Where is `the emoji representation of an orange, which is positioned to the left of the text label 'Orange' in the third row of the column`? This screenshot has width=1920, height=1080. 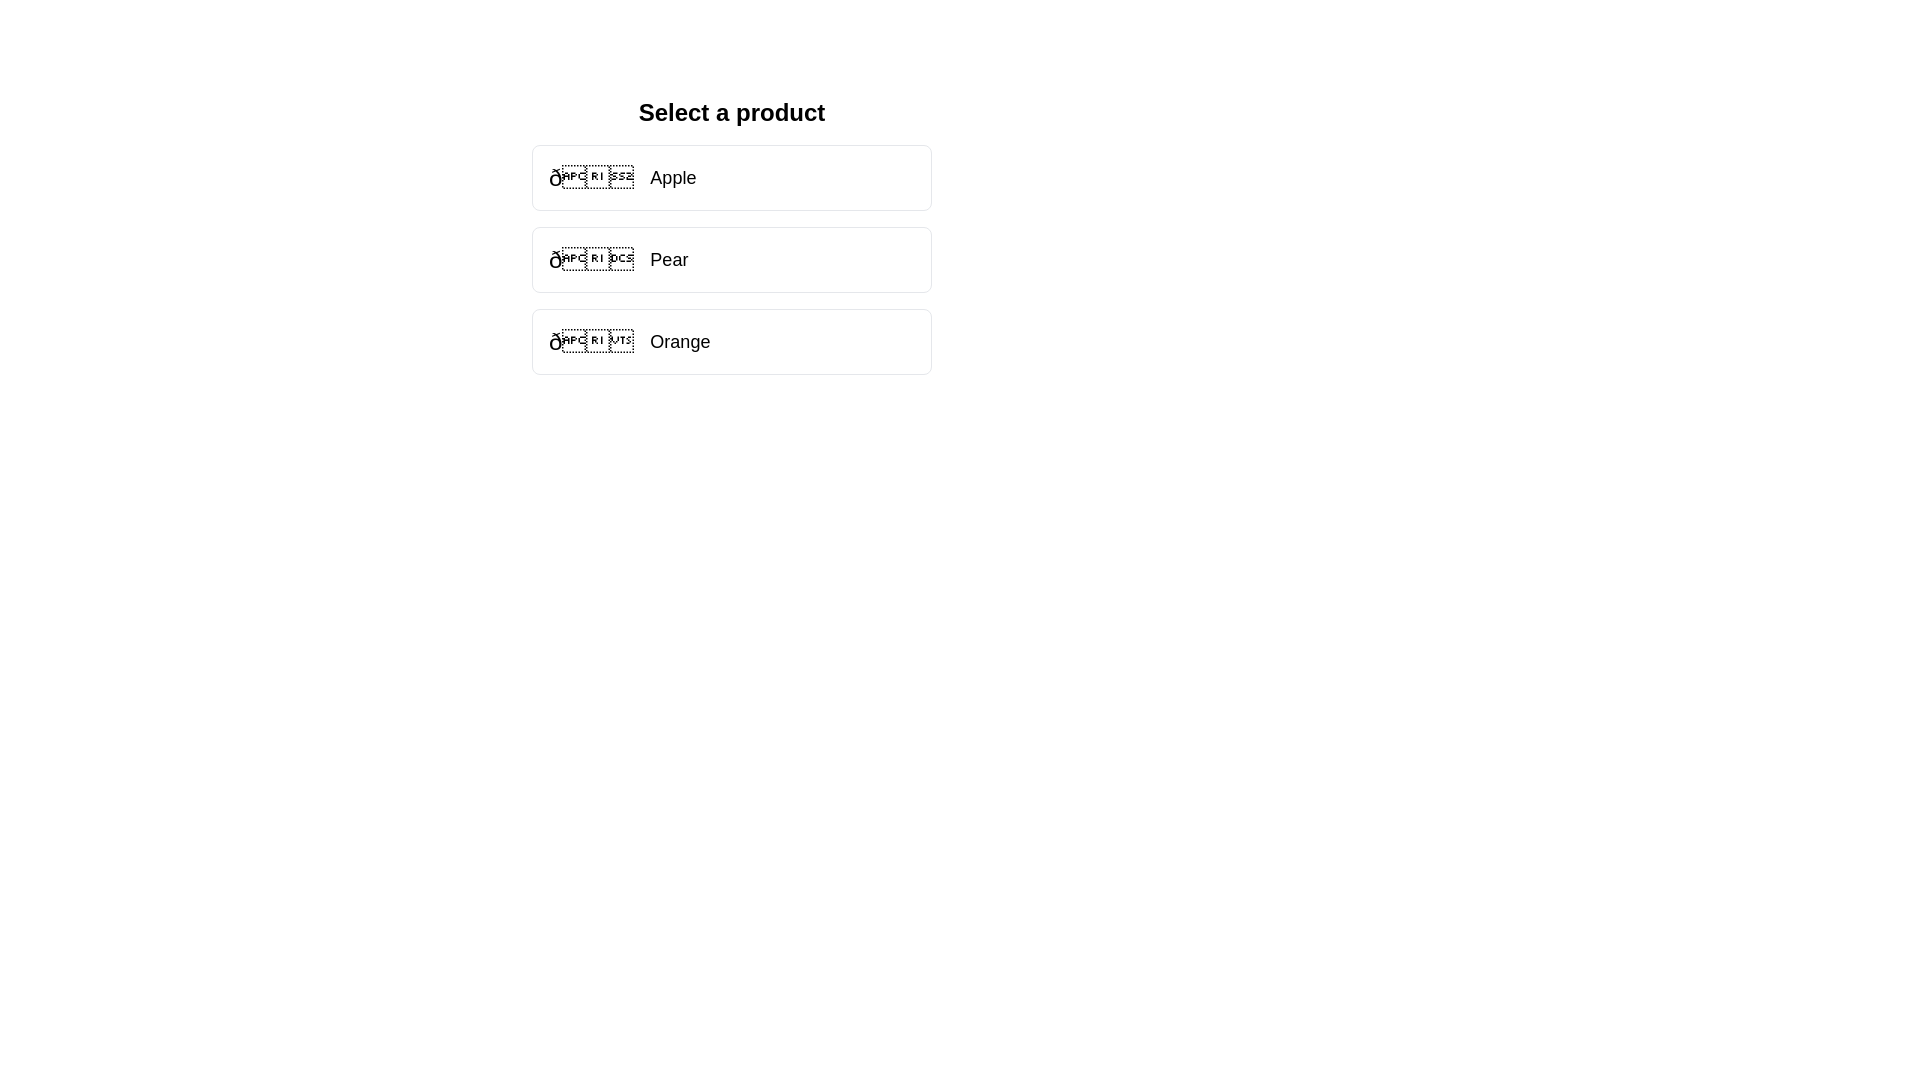
the emoji representation of an orange, which is positioned to the left of the text label 'Orange' in the third row of the column is located at coordinates (590, 341).